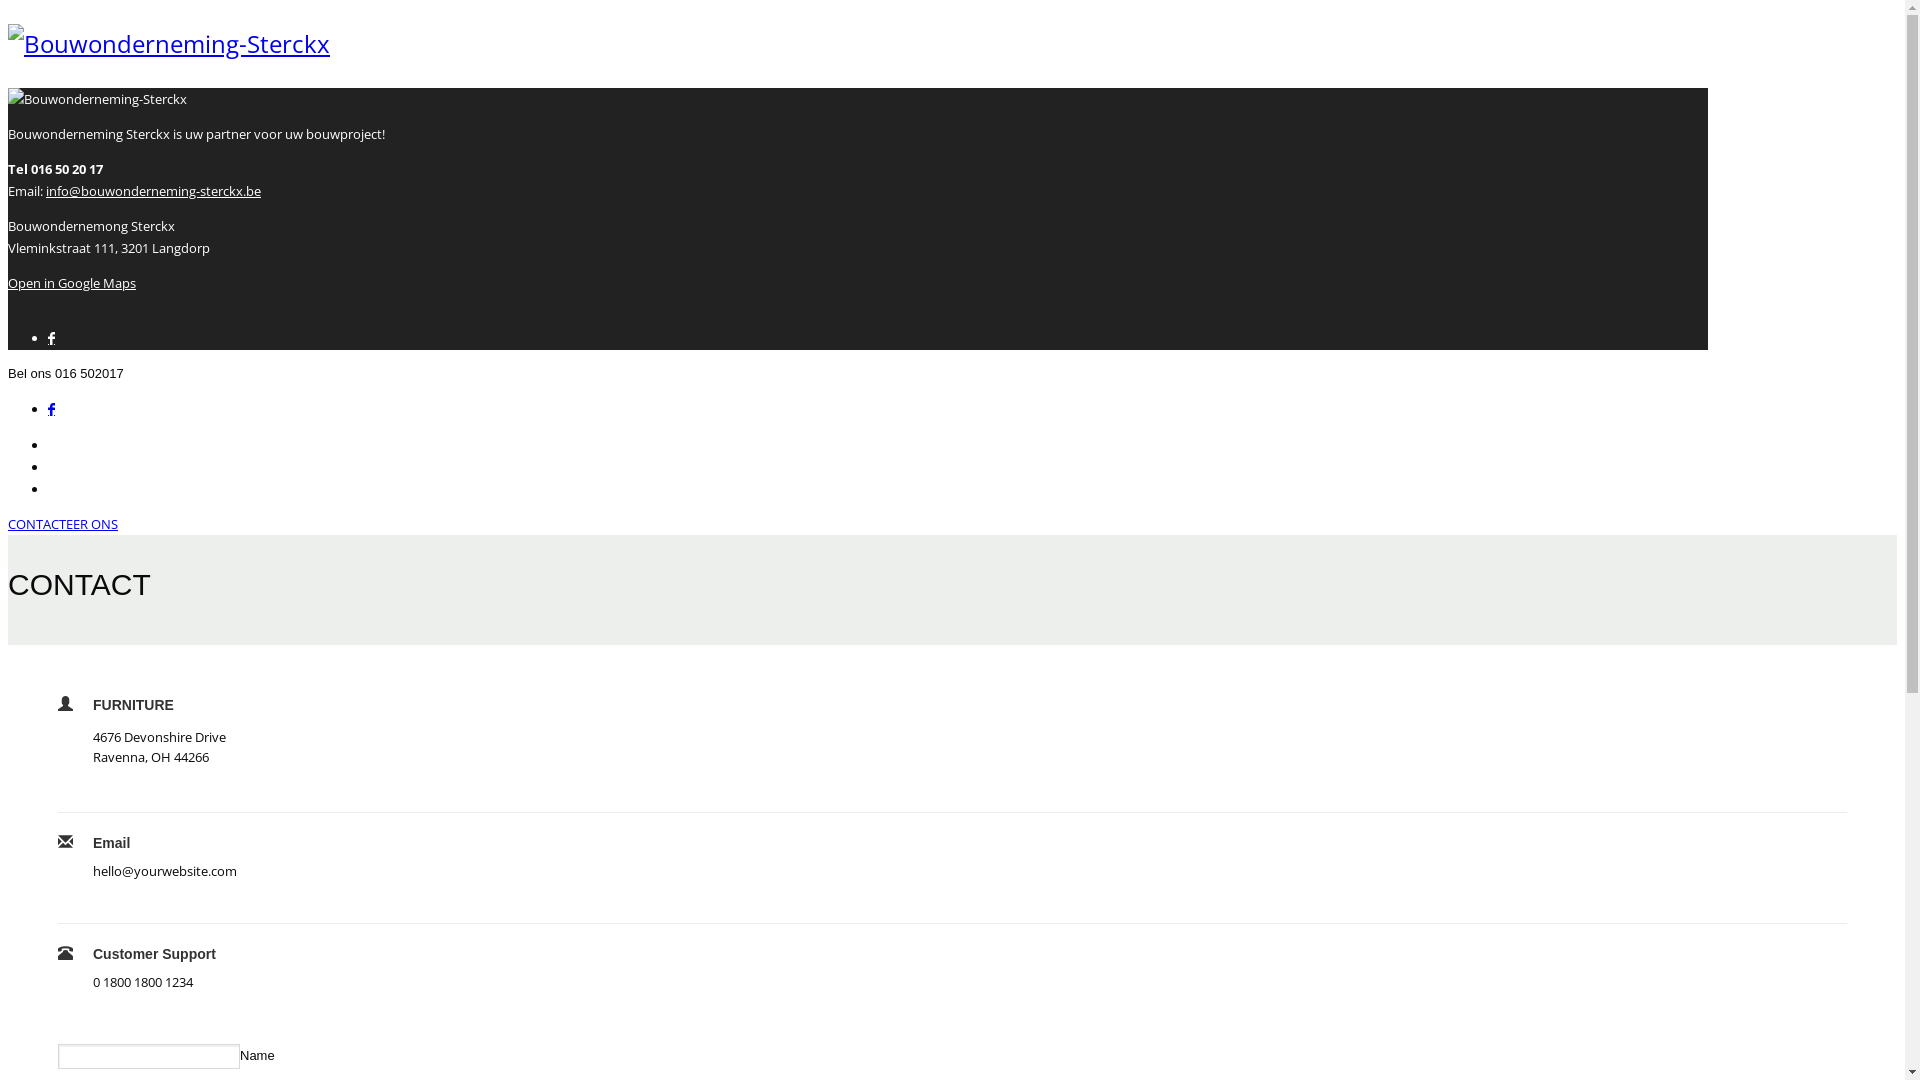 The width and height of the screenshot is (1920, 1080). What do you see at coordinates (152, 191) in the screenshot?
I see `'info@bouwonderneming-sterckx.be'` at bounding box center [152, 191].